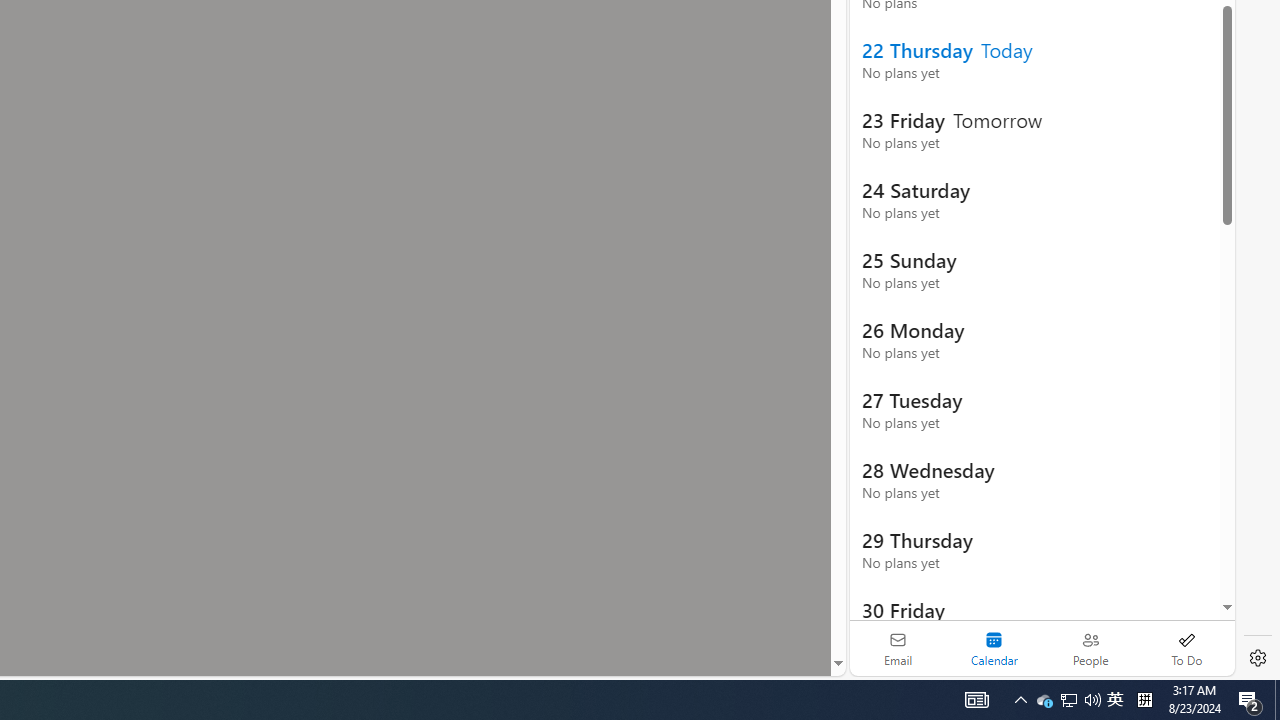 The width and height of the screenshot is (1280, 720). What do you see at coordinates (897, 648) in the screenshot?
I see `'Email'` at bounding box center [897, 648].